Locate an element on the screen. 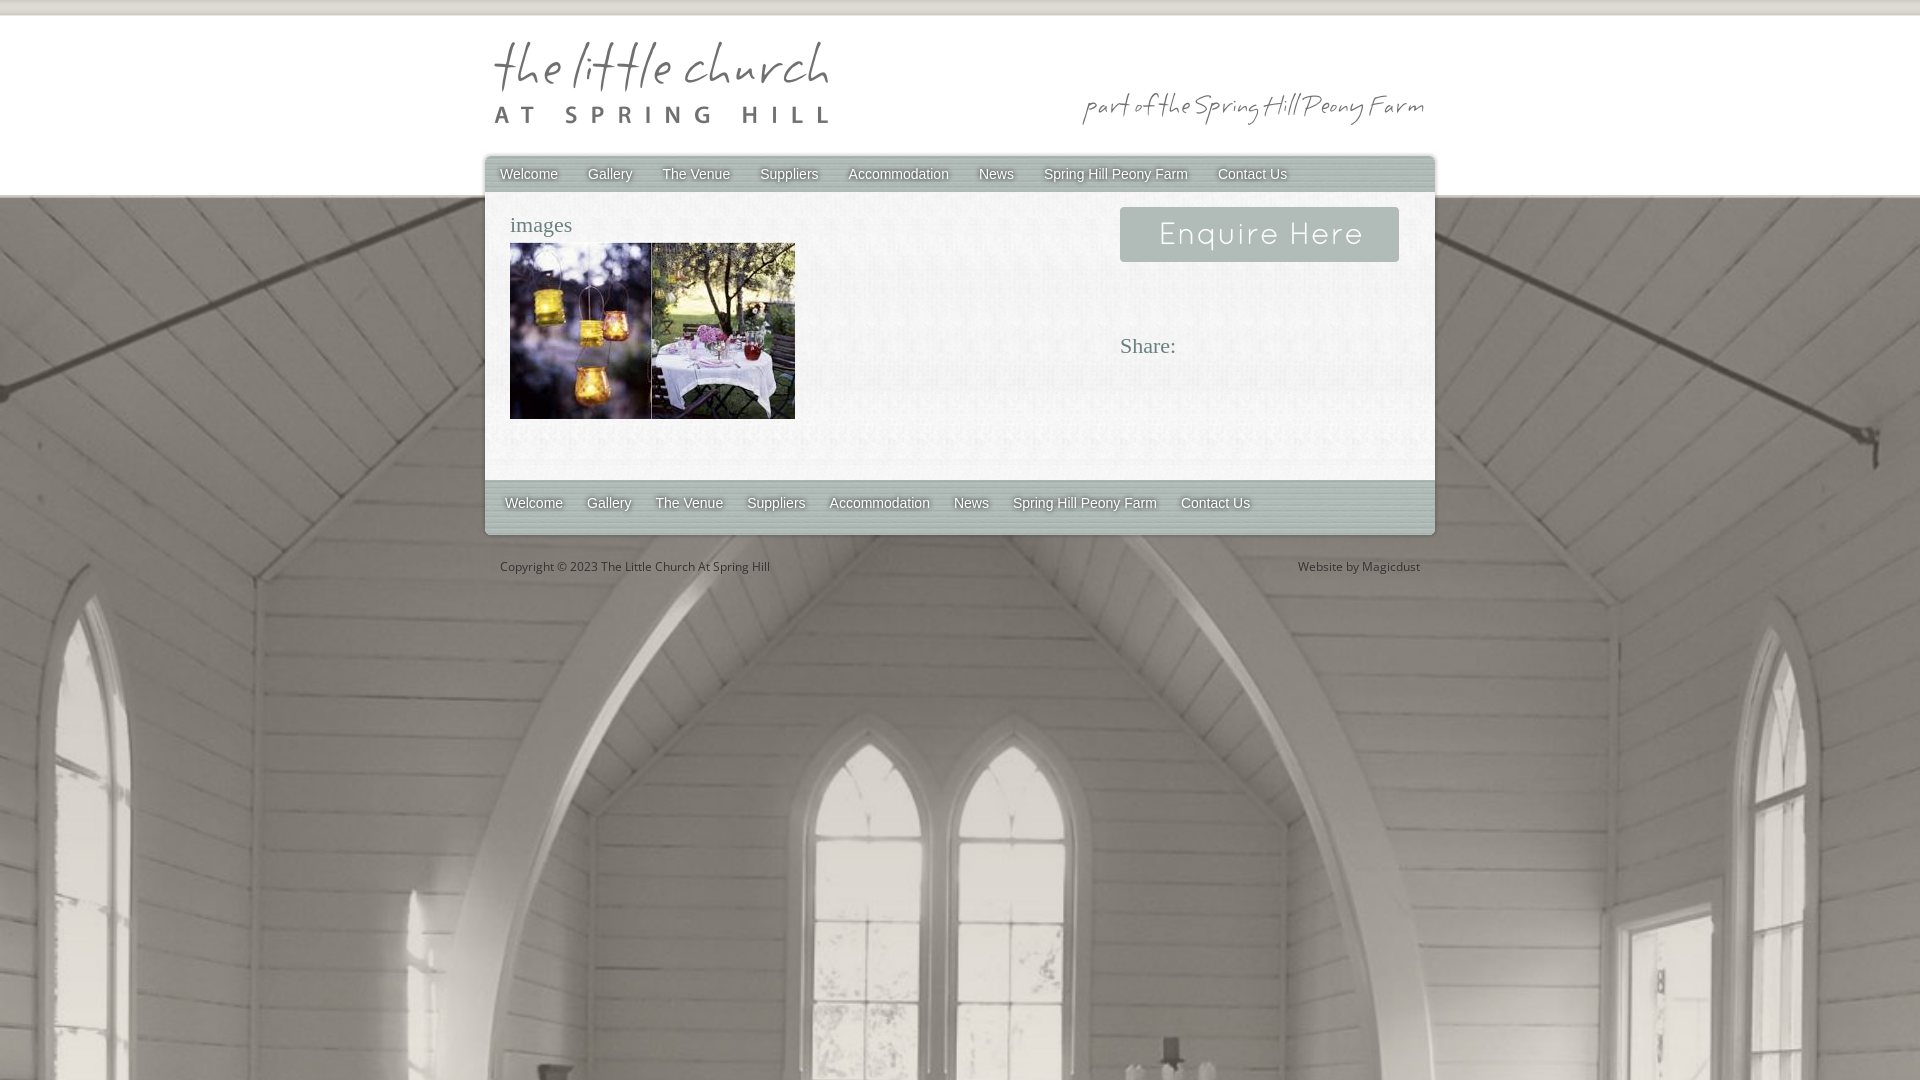 The image size is (1920, 1080). 'The Venue' is located at coordinates (647, 172).